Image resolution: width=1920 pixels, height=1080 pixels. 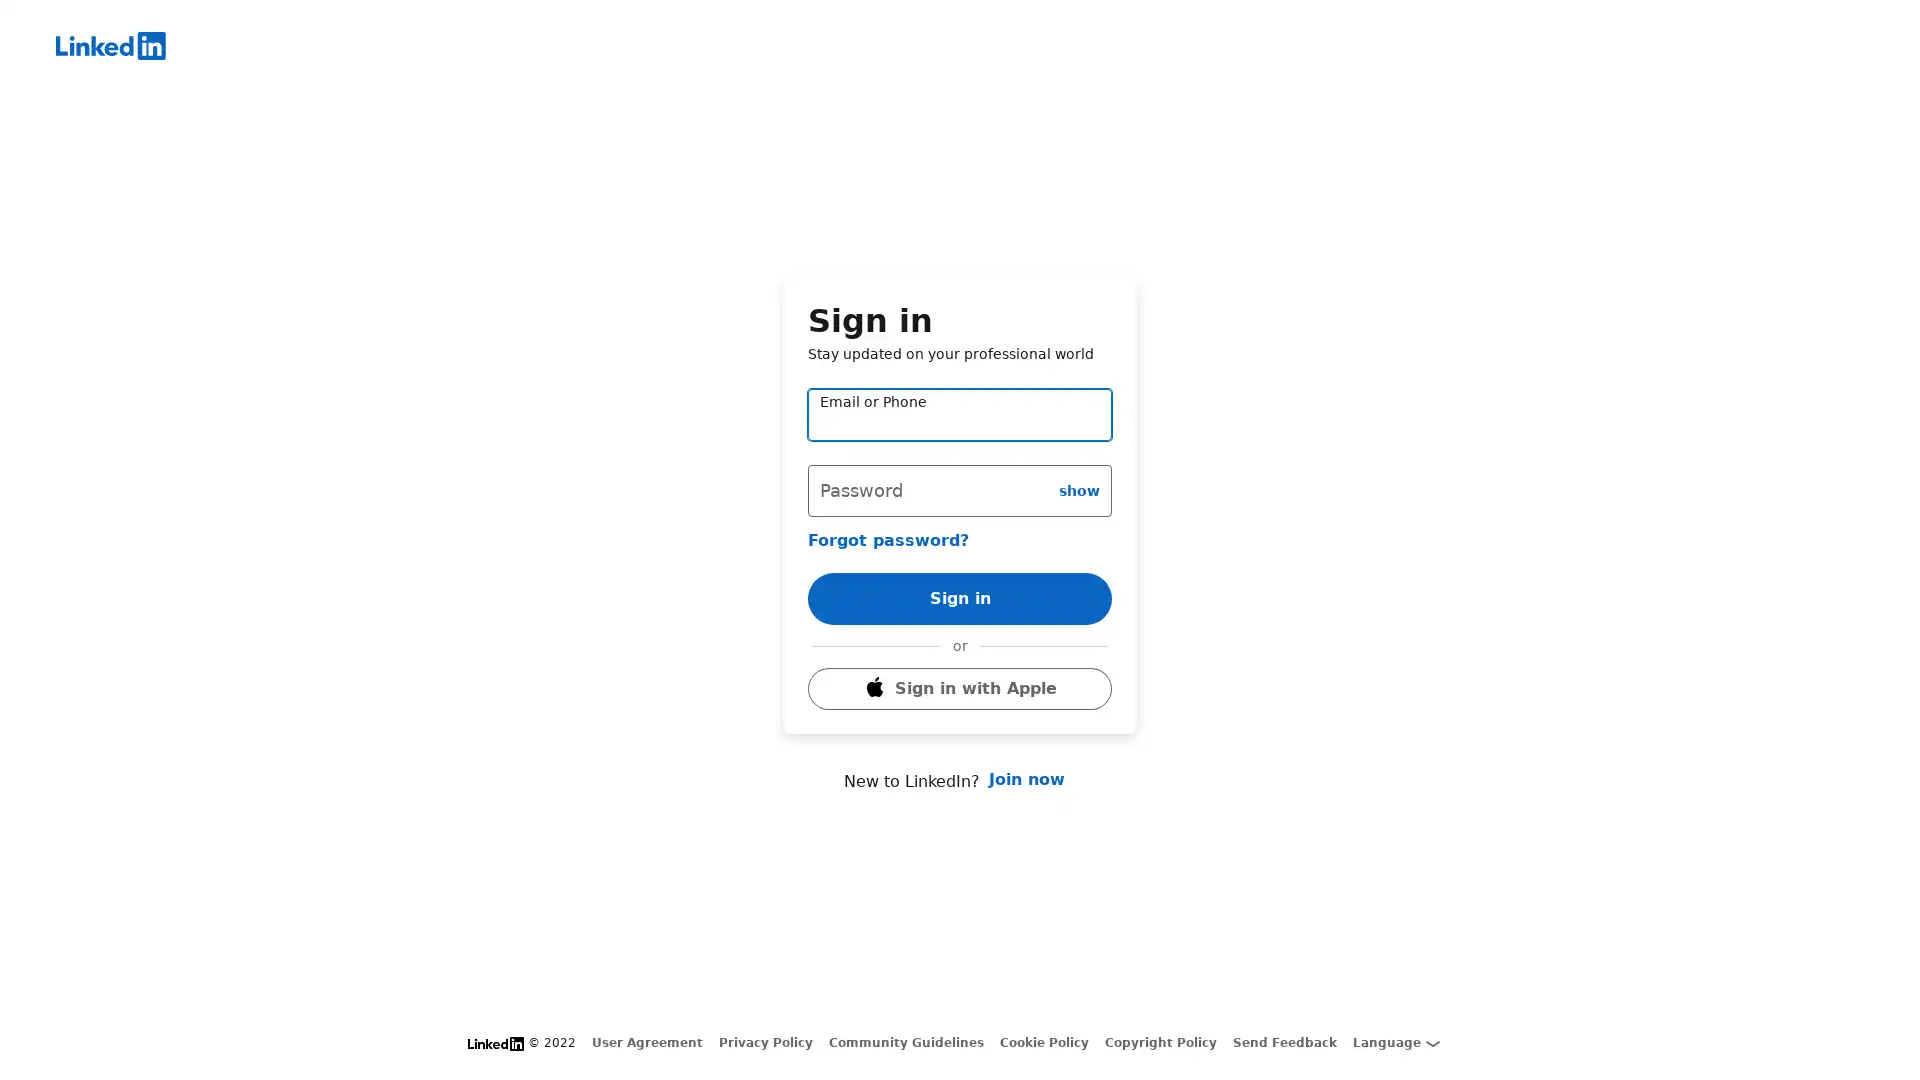 What do you see at coordinates (960, 715) in the screenshot?
I see `Sign in with Apple` at bounding box center [960, 715].